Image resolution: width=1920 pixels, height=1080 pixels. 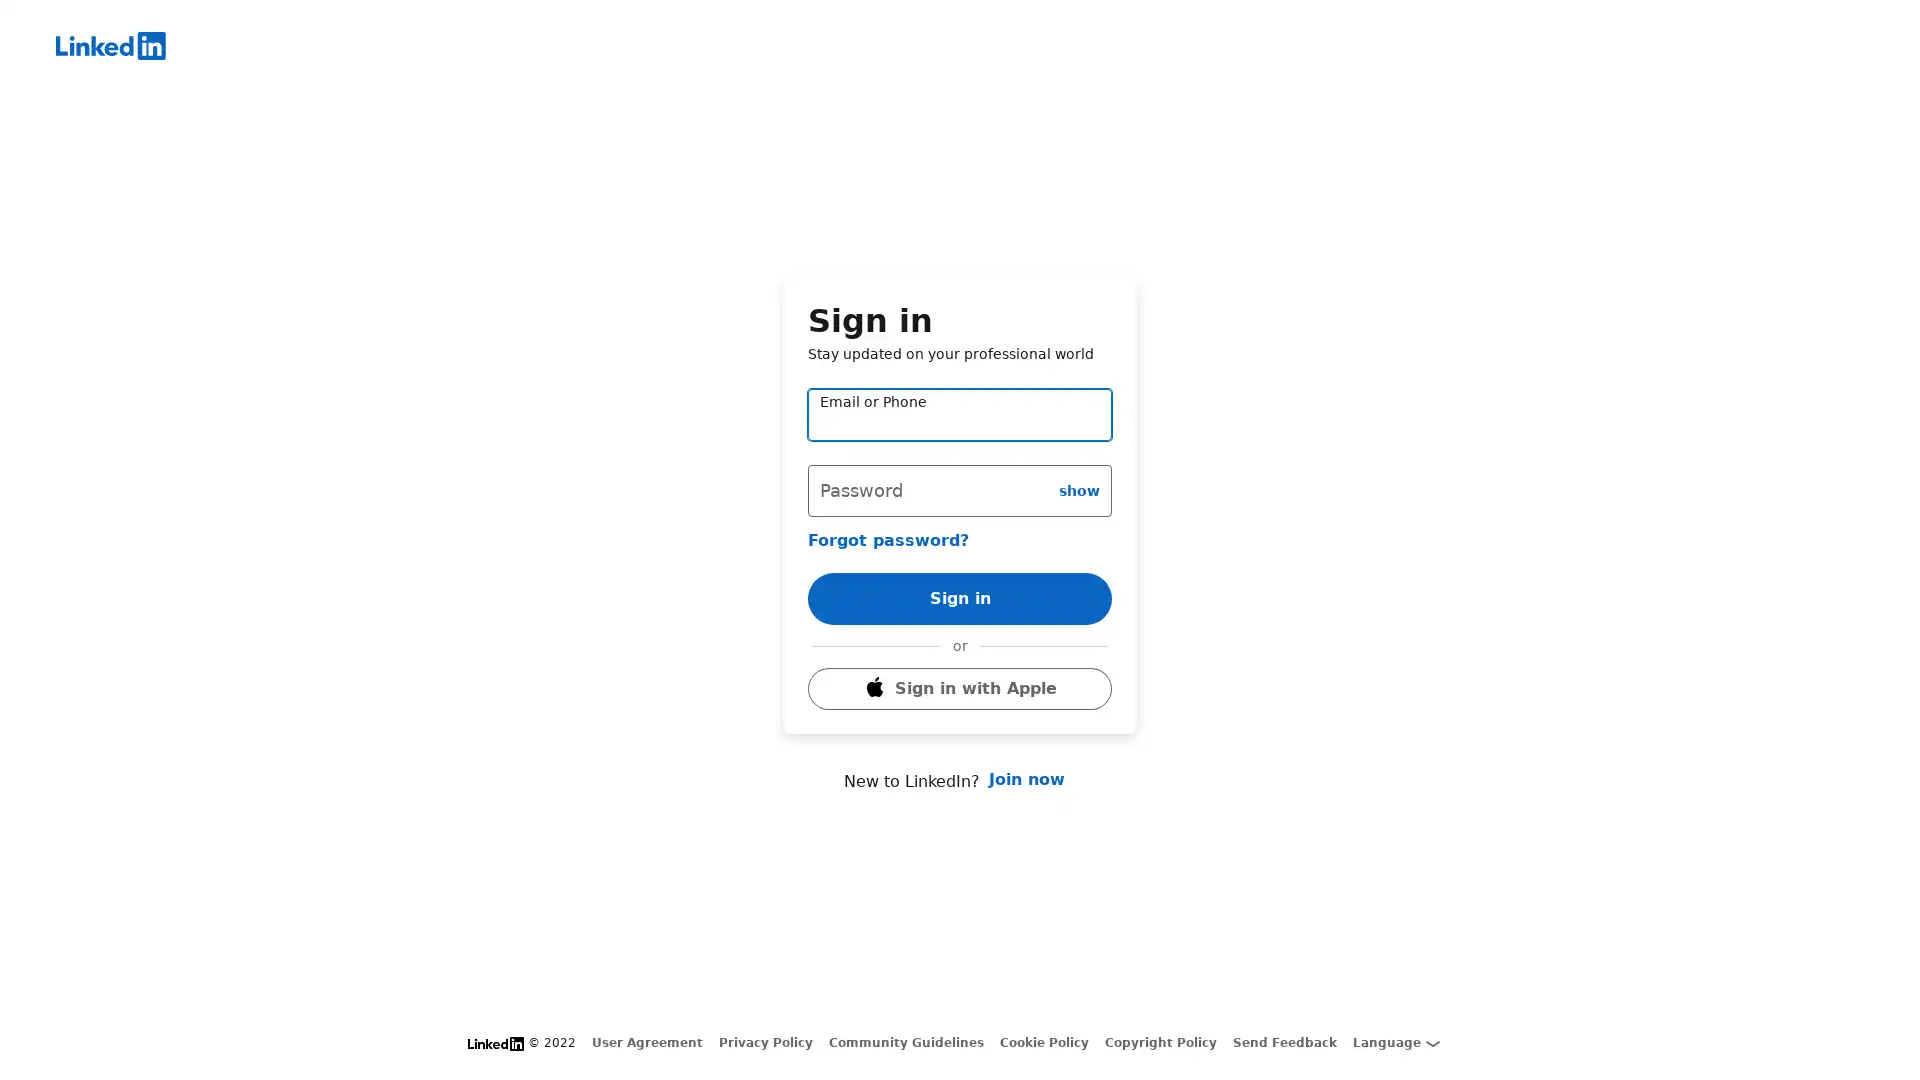 What do you see at coordinates (960, 715) in the screenshot?
I see `Sign in with Apple` at bounding box center [960, 715].